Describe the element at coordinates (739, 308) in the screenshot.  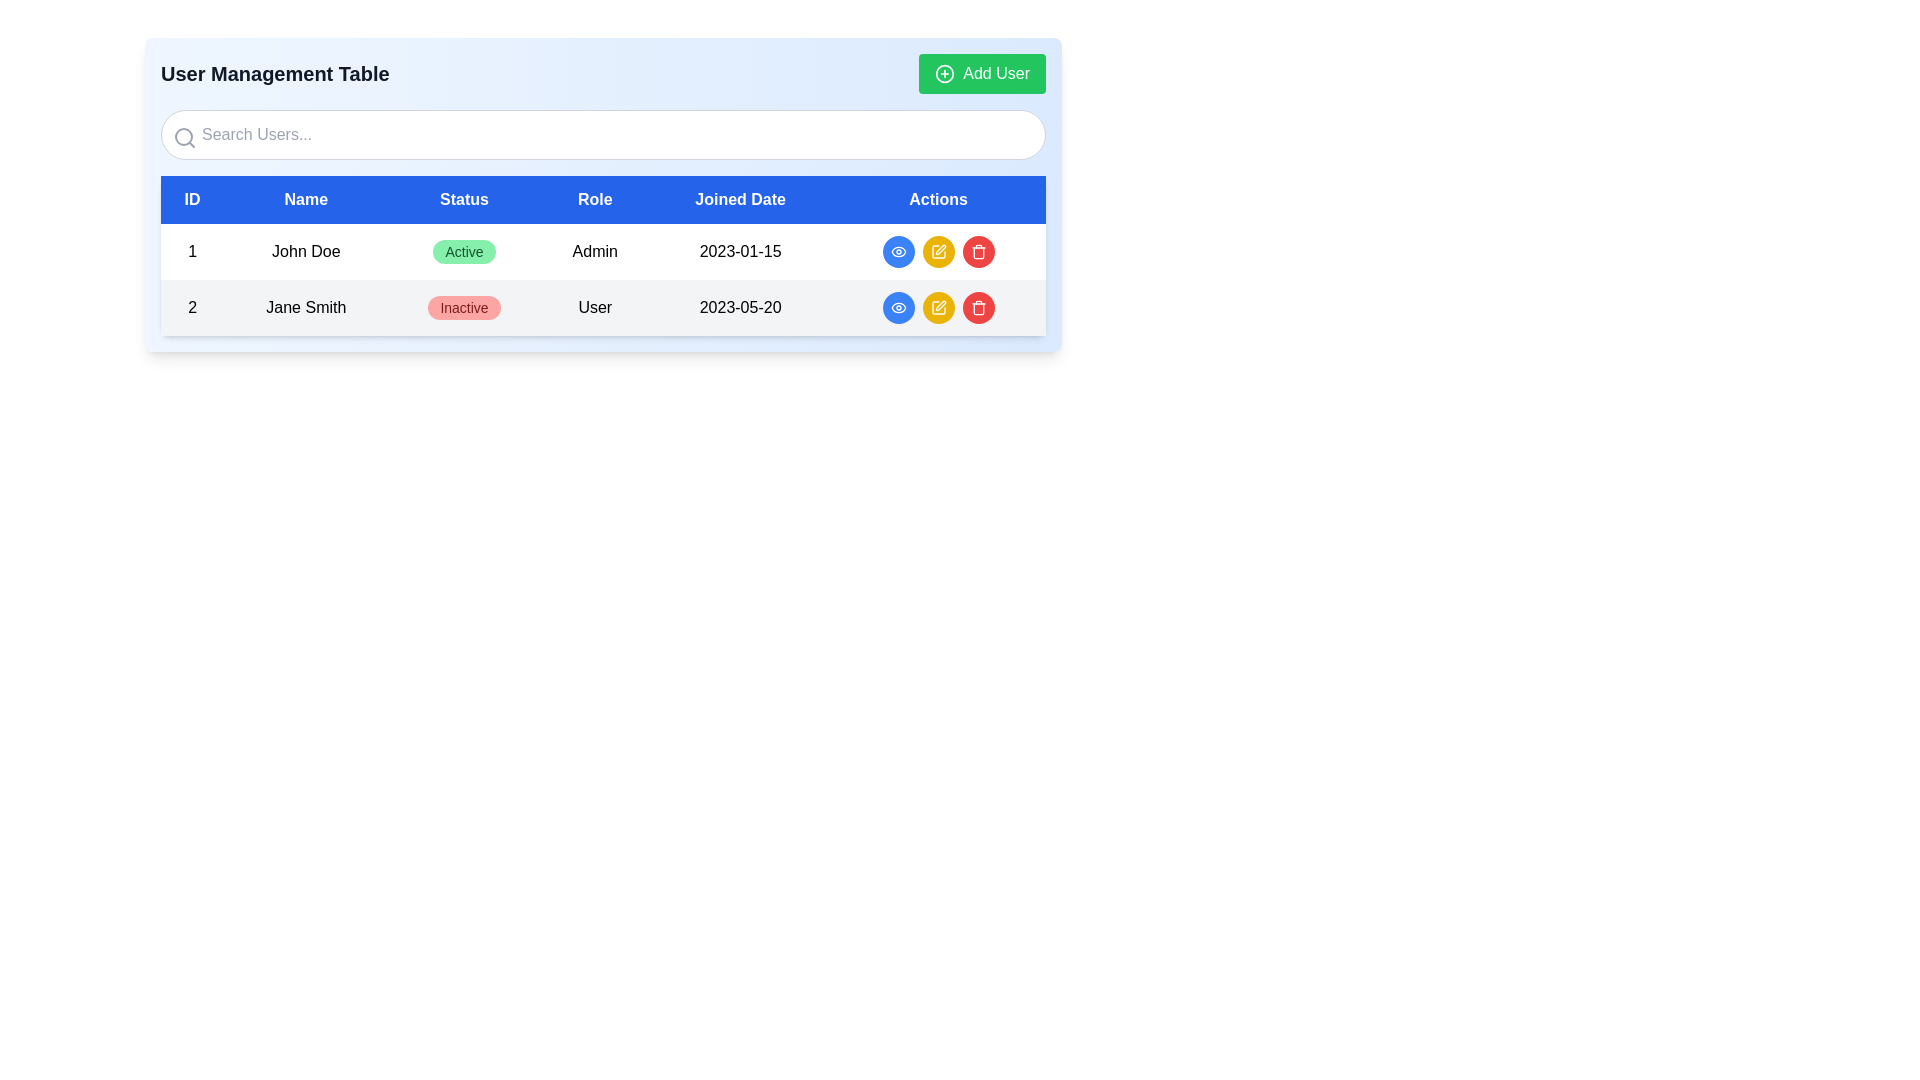
I see `the text label displaying '2023-05-20' in the 'Joined Date' column for user 'Jane Smith' in the user management table` at that location.